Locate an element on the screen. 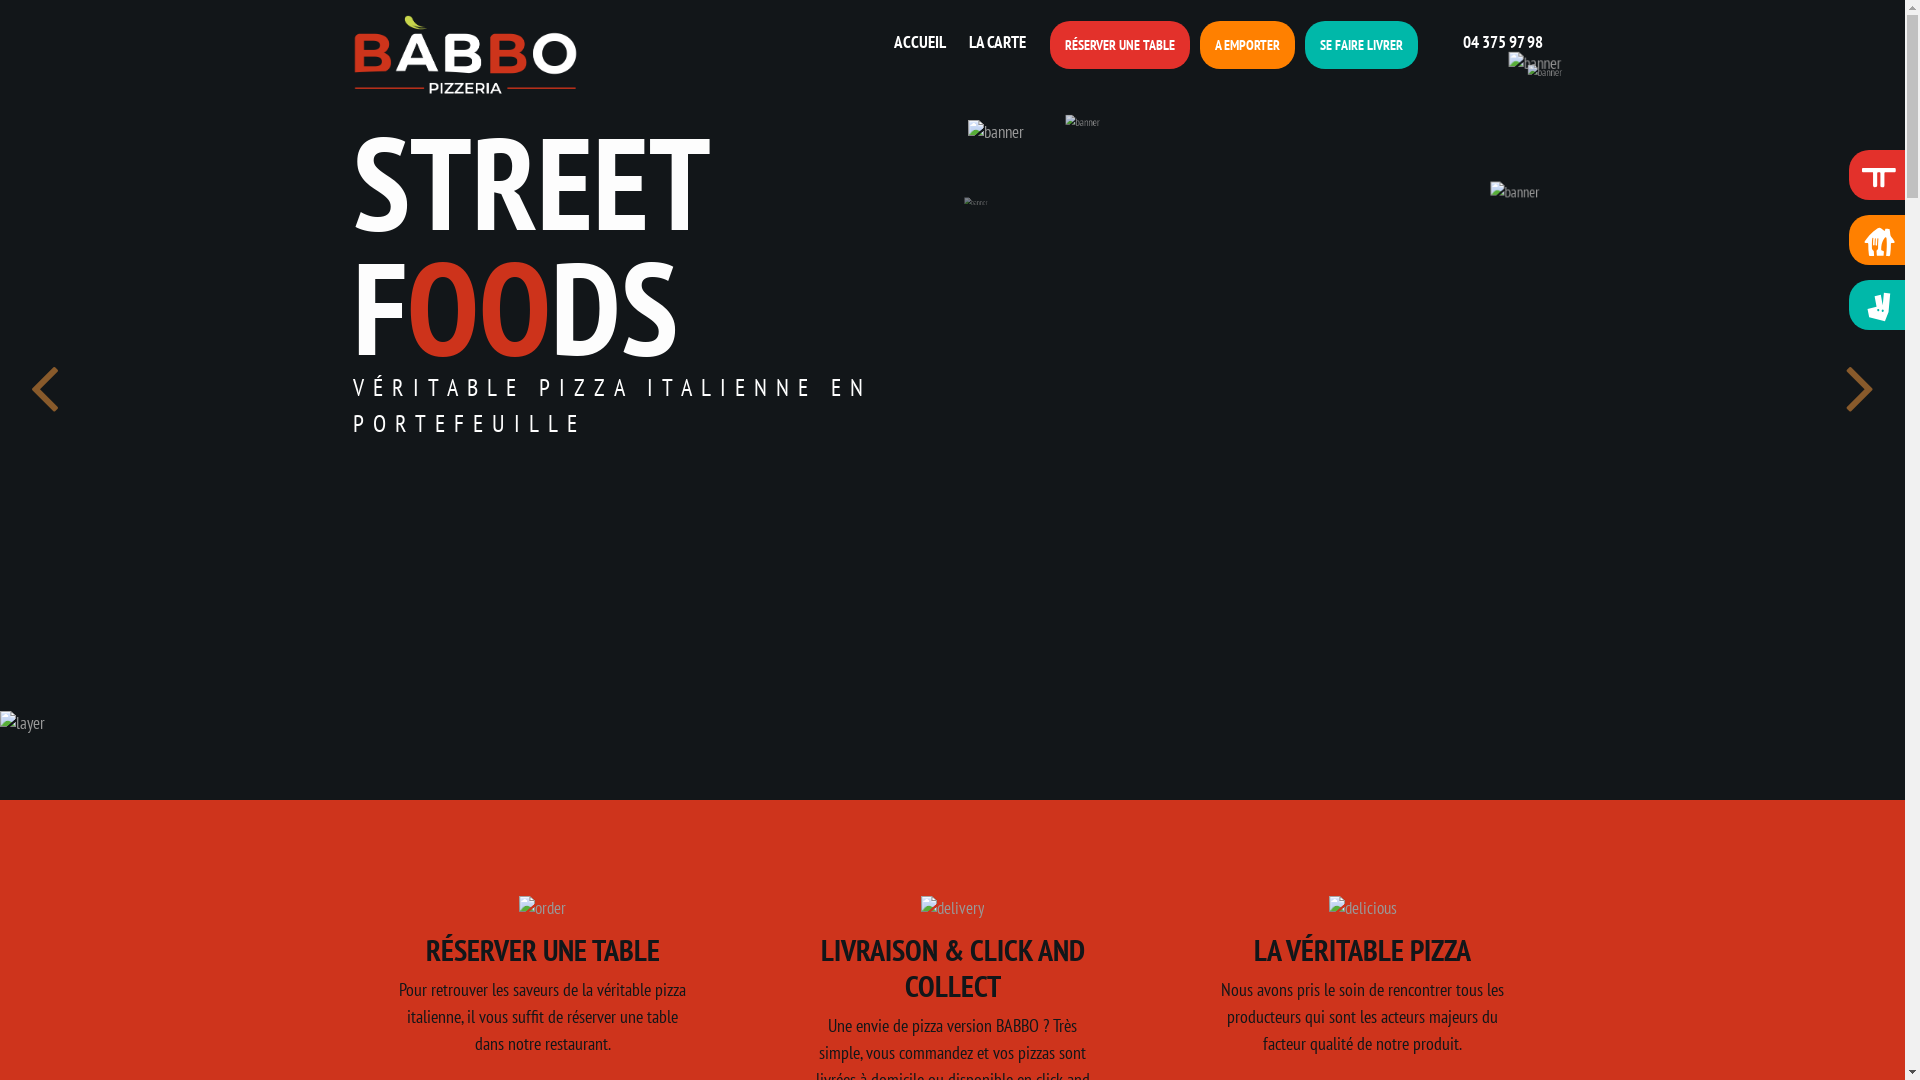 This screenshot has height=1080, width=1920. '04 375 97 98' is located at coordinates (1485, 41).